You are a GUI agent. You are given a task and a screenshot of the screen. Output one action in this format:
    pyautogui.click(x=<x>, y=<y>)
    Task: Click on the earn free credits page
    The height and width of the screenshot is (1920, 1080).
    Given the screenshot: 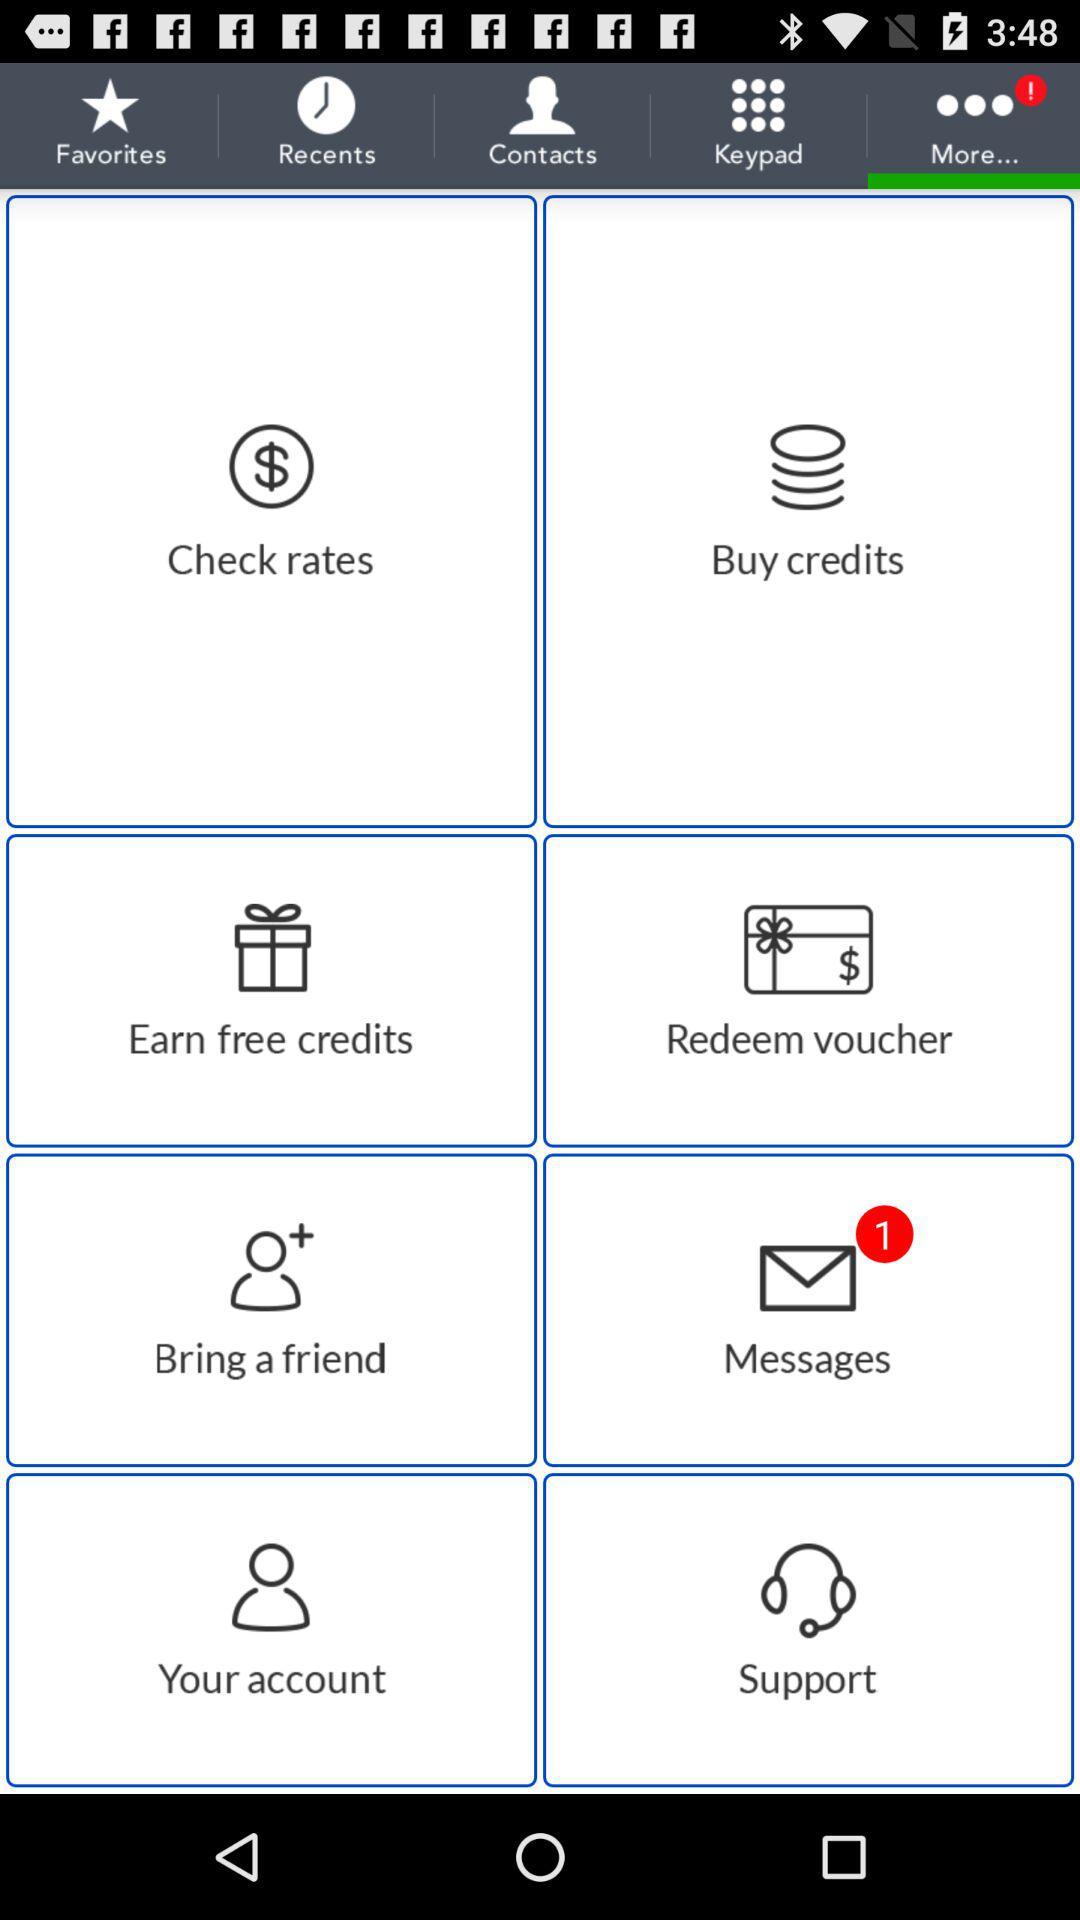 What is the action you would take?
    pyautogui.click(x=271, y=990)
    